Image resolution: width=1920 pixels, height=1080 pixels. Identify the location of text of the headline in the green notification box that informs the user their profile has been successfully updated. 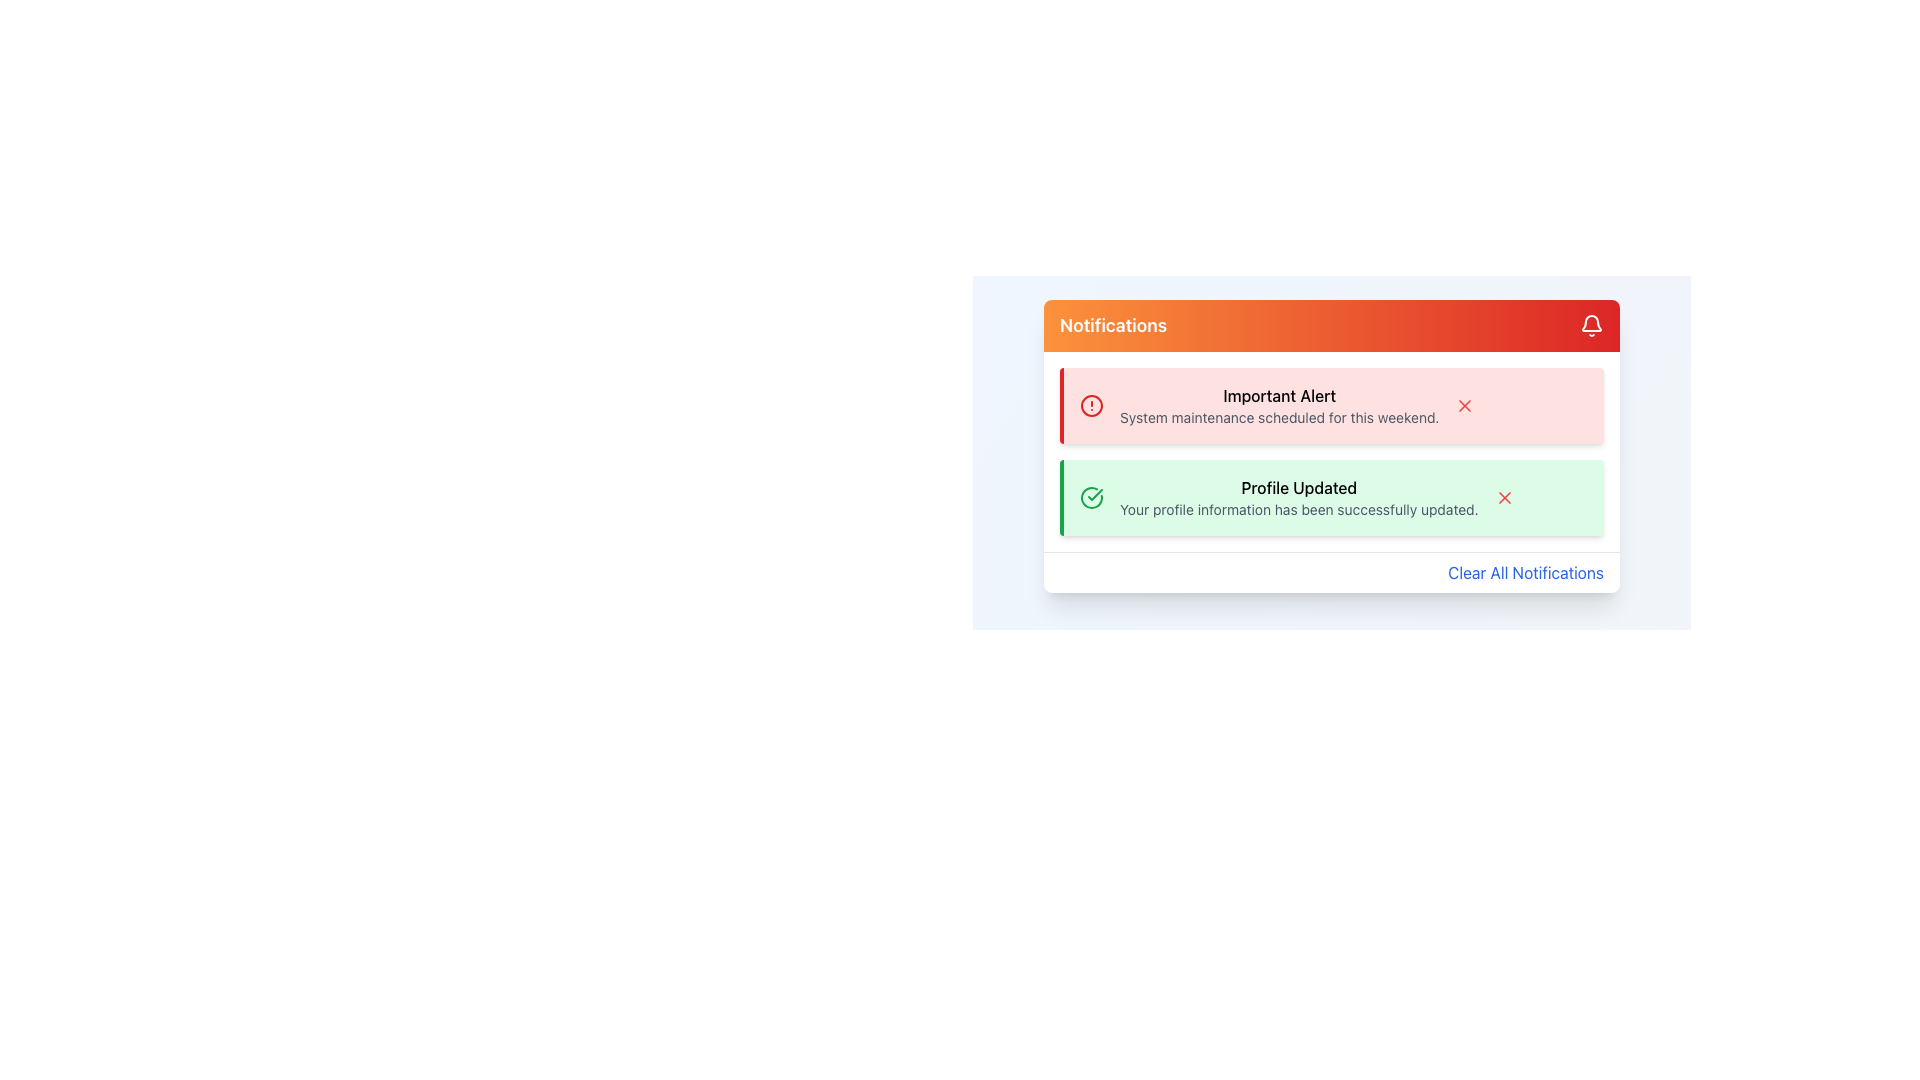
(1299, 488).